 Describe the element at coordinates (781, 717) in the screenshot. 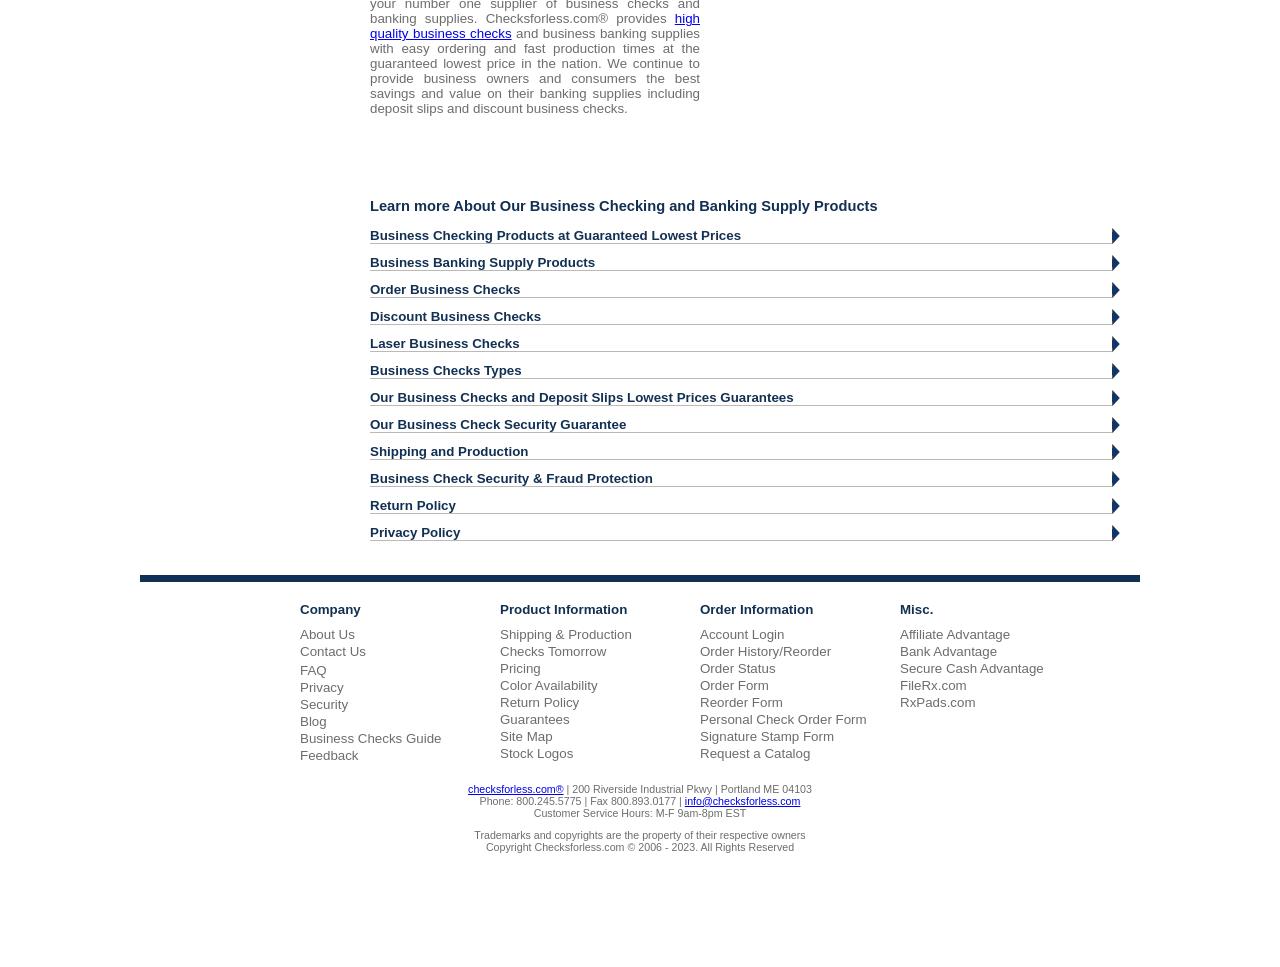

I see `'Personal Check Order Form'` at that location.